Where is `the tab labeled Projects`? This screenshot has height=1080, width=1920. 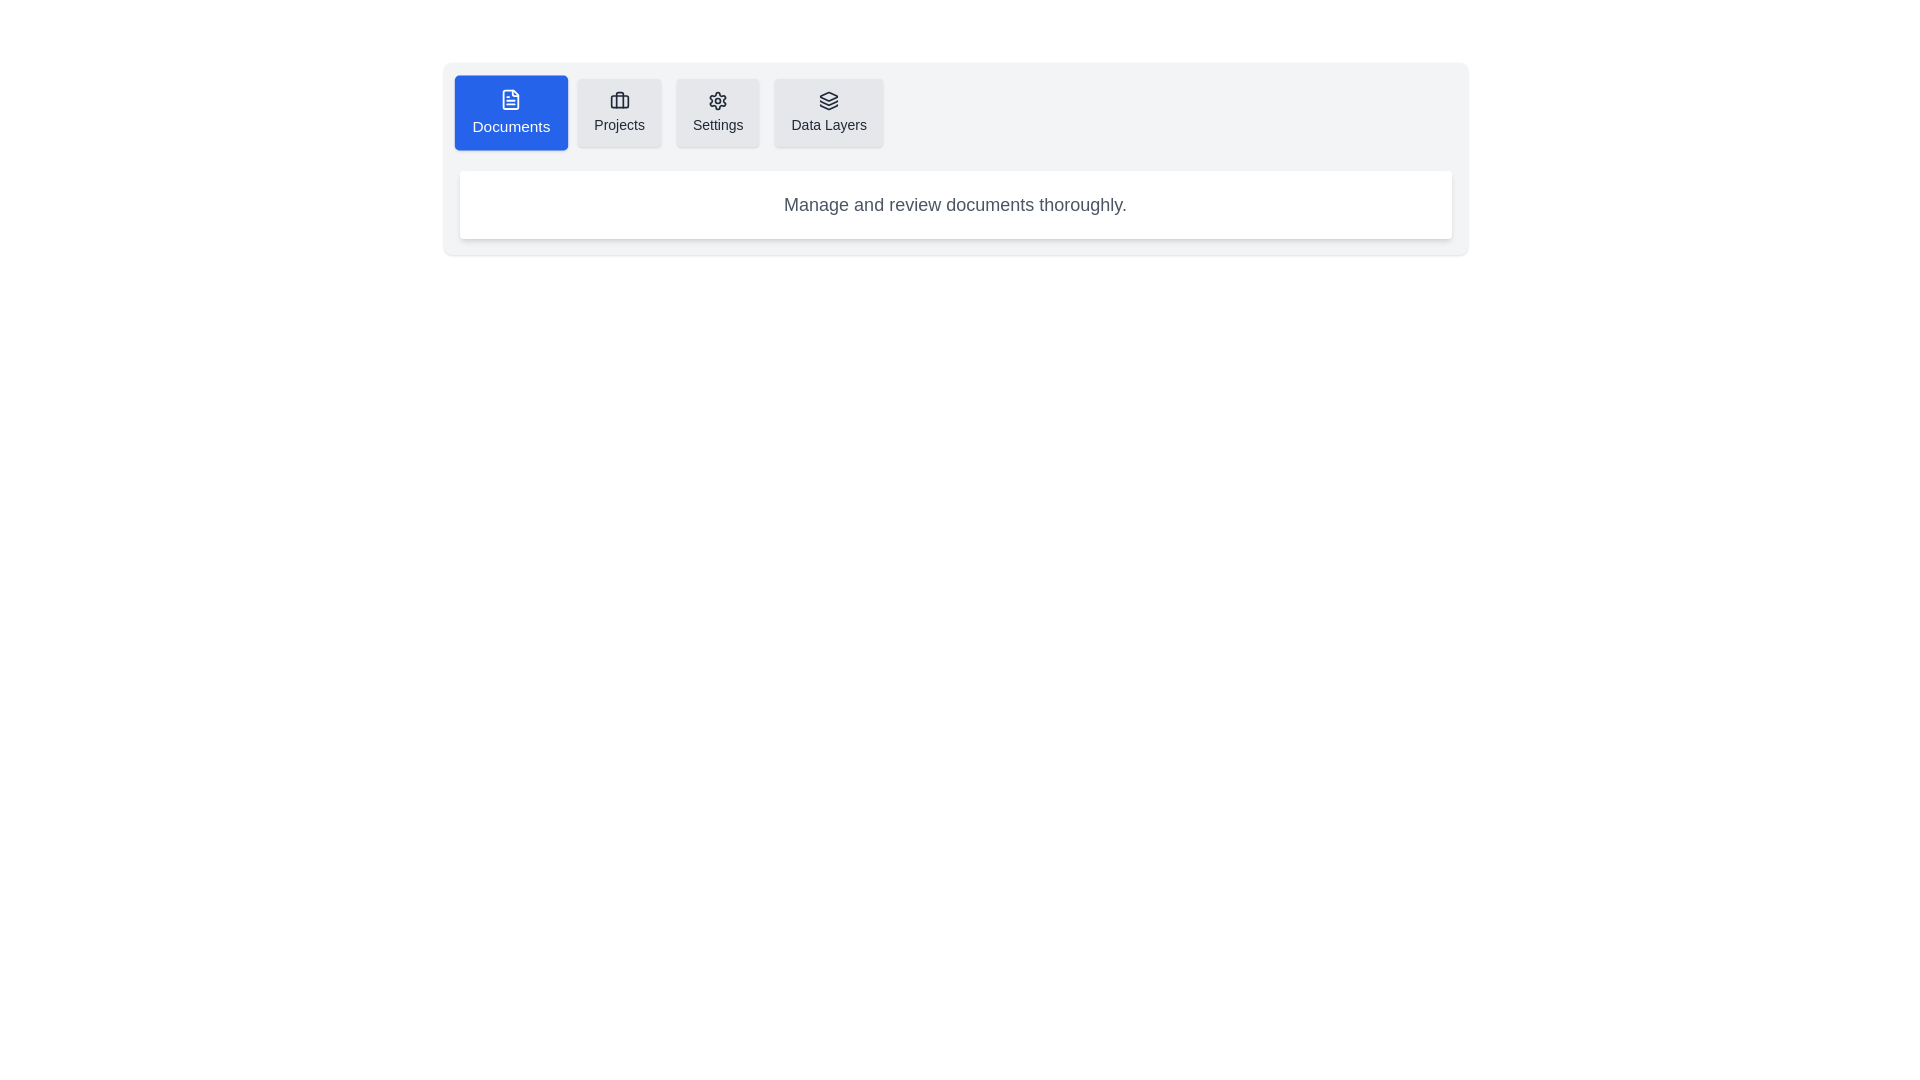
the tab labeled Projects is located at coordinates (618, 112).